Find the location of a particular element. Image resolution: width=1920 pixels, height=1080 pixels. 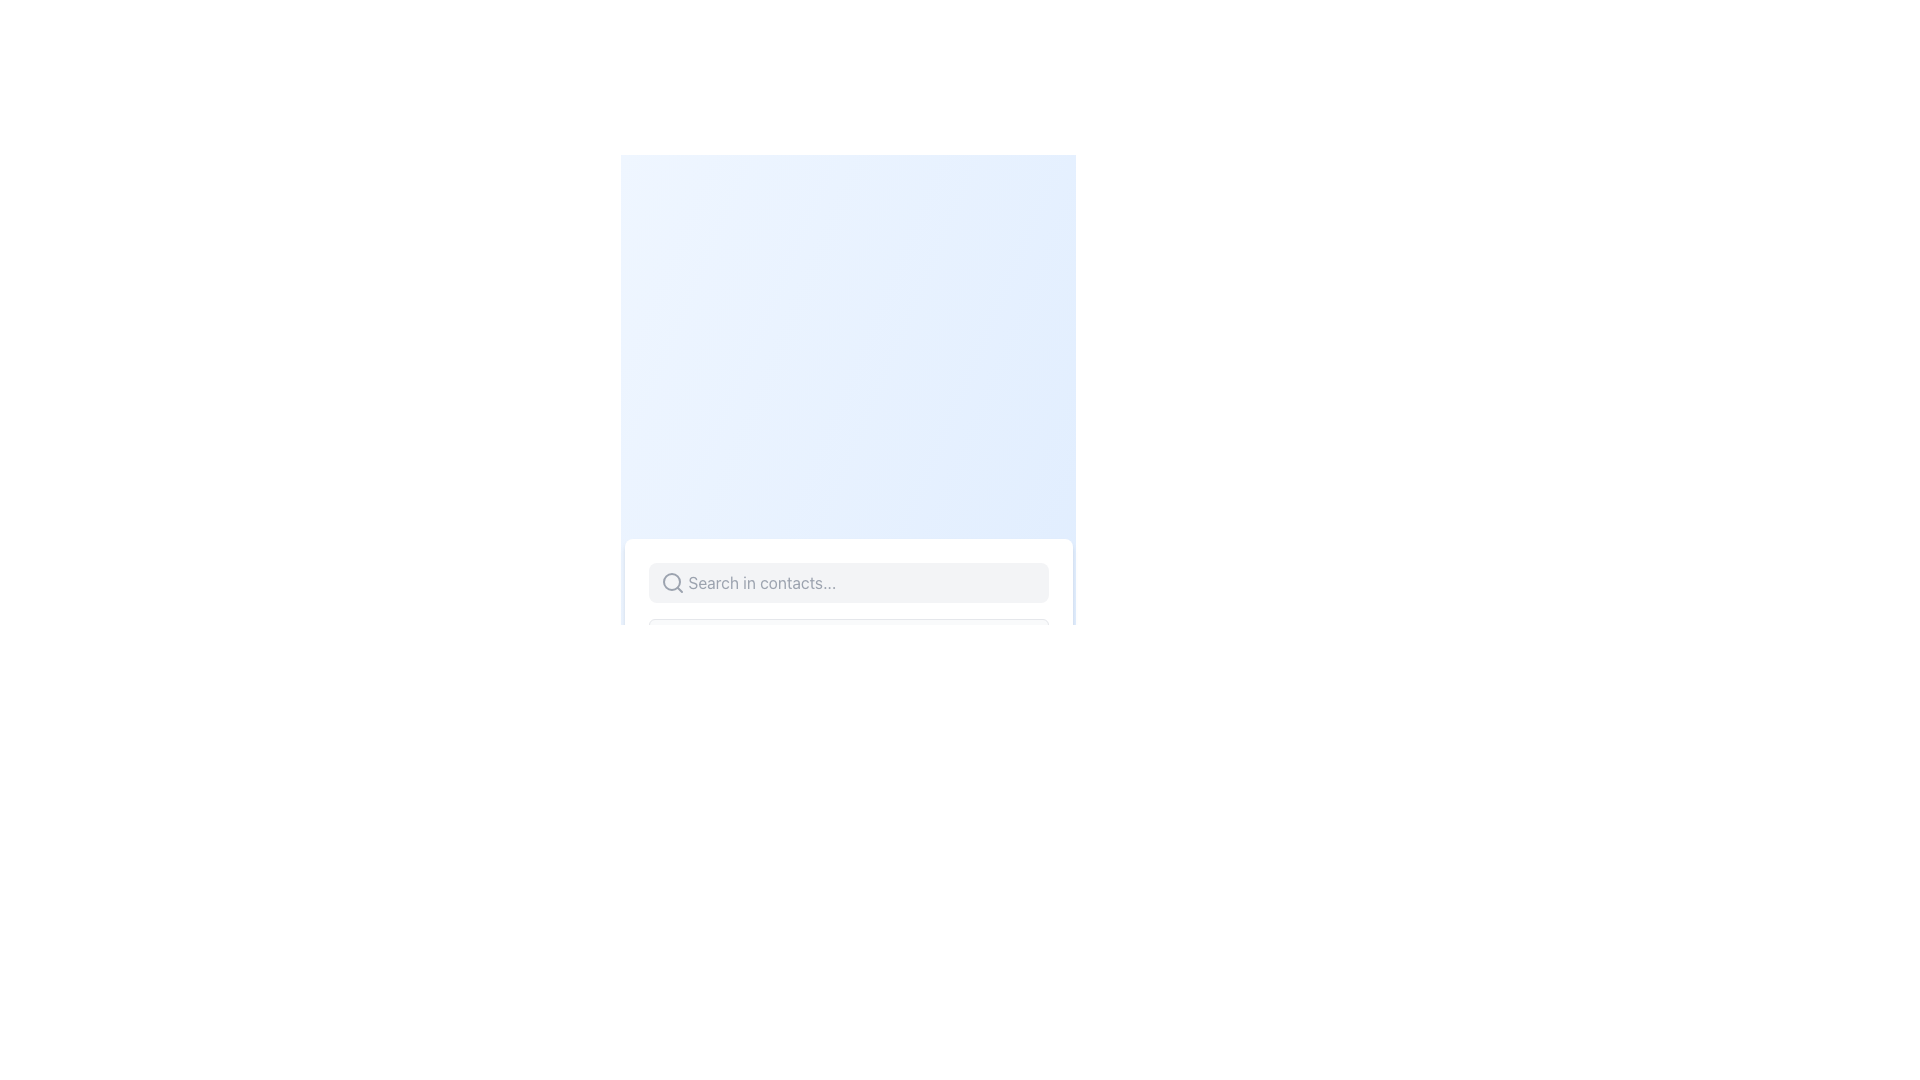

the decorative SVG circle element that serves as the central part of the magnifying glass icon for the search input field labeled 'Search in contacts...' is located at coordinates (671, 582).